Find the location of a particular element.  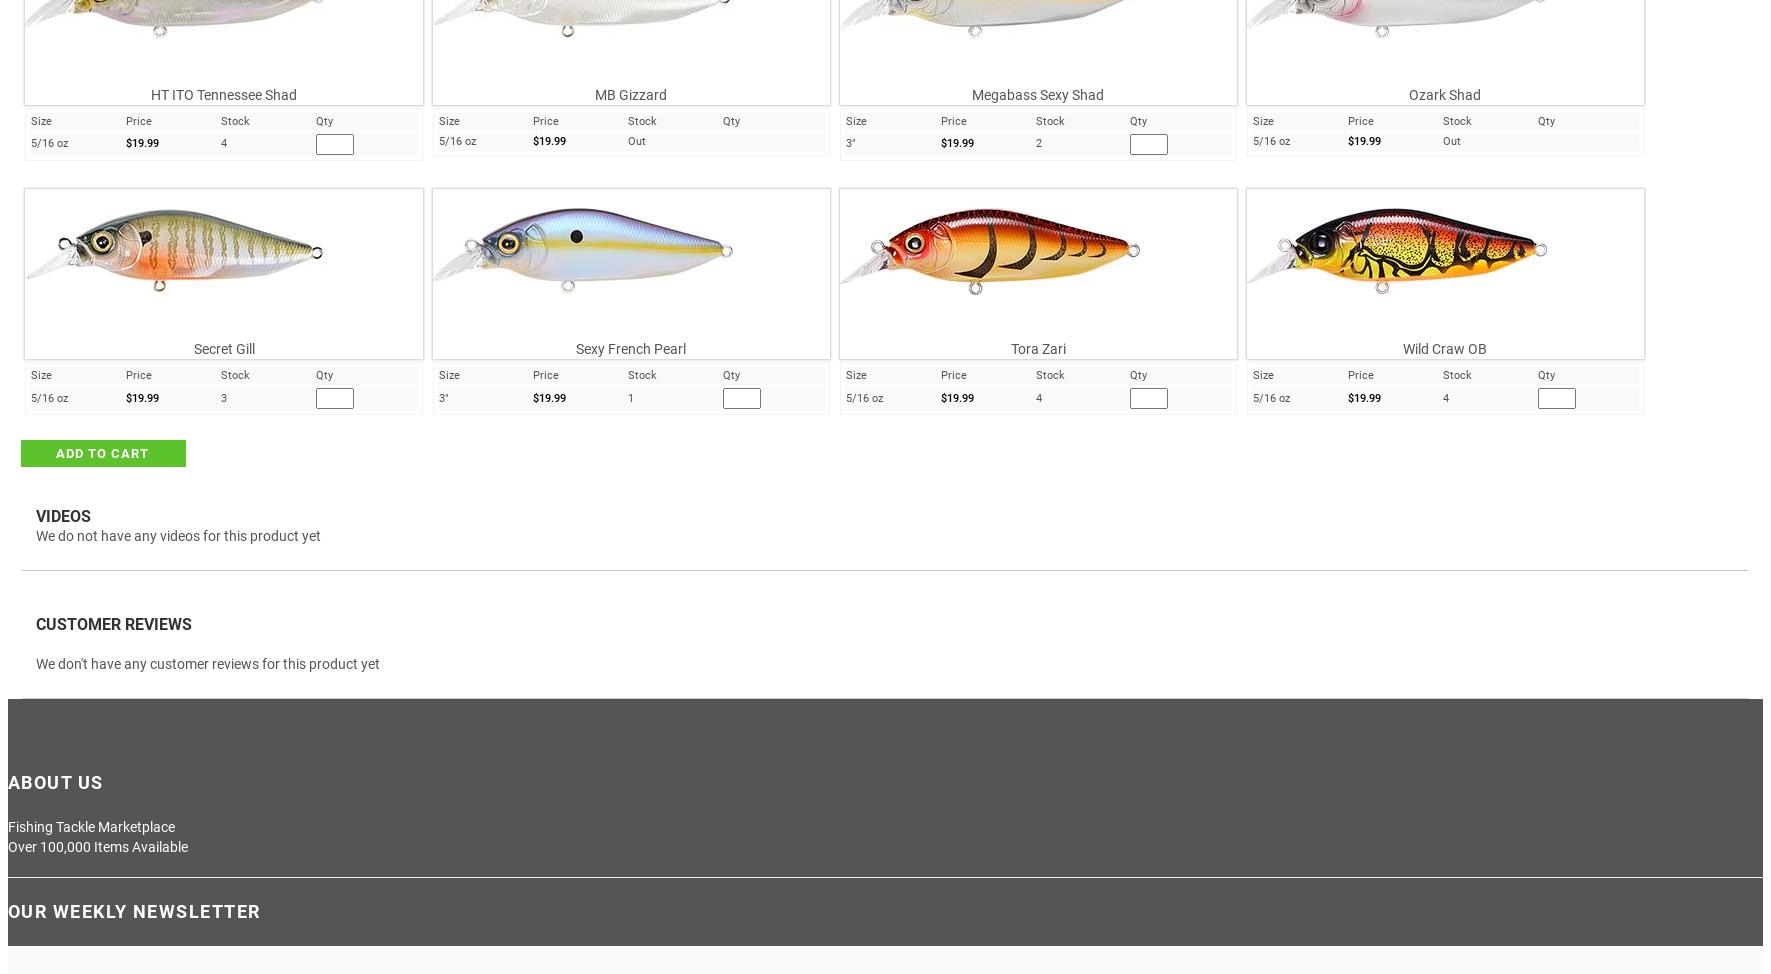

'Wild Craw OB' is located at coordinates (1444, 348).